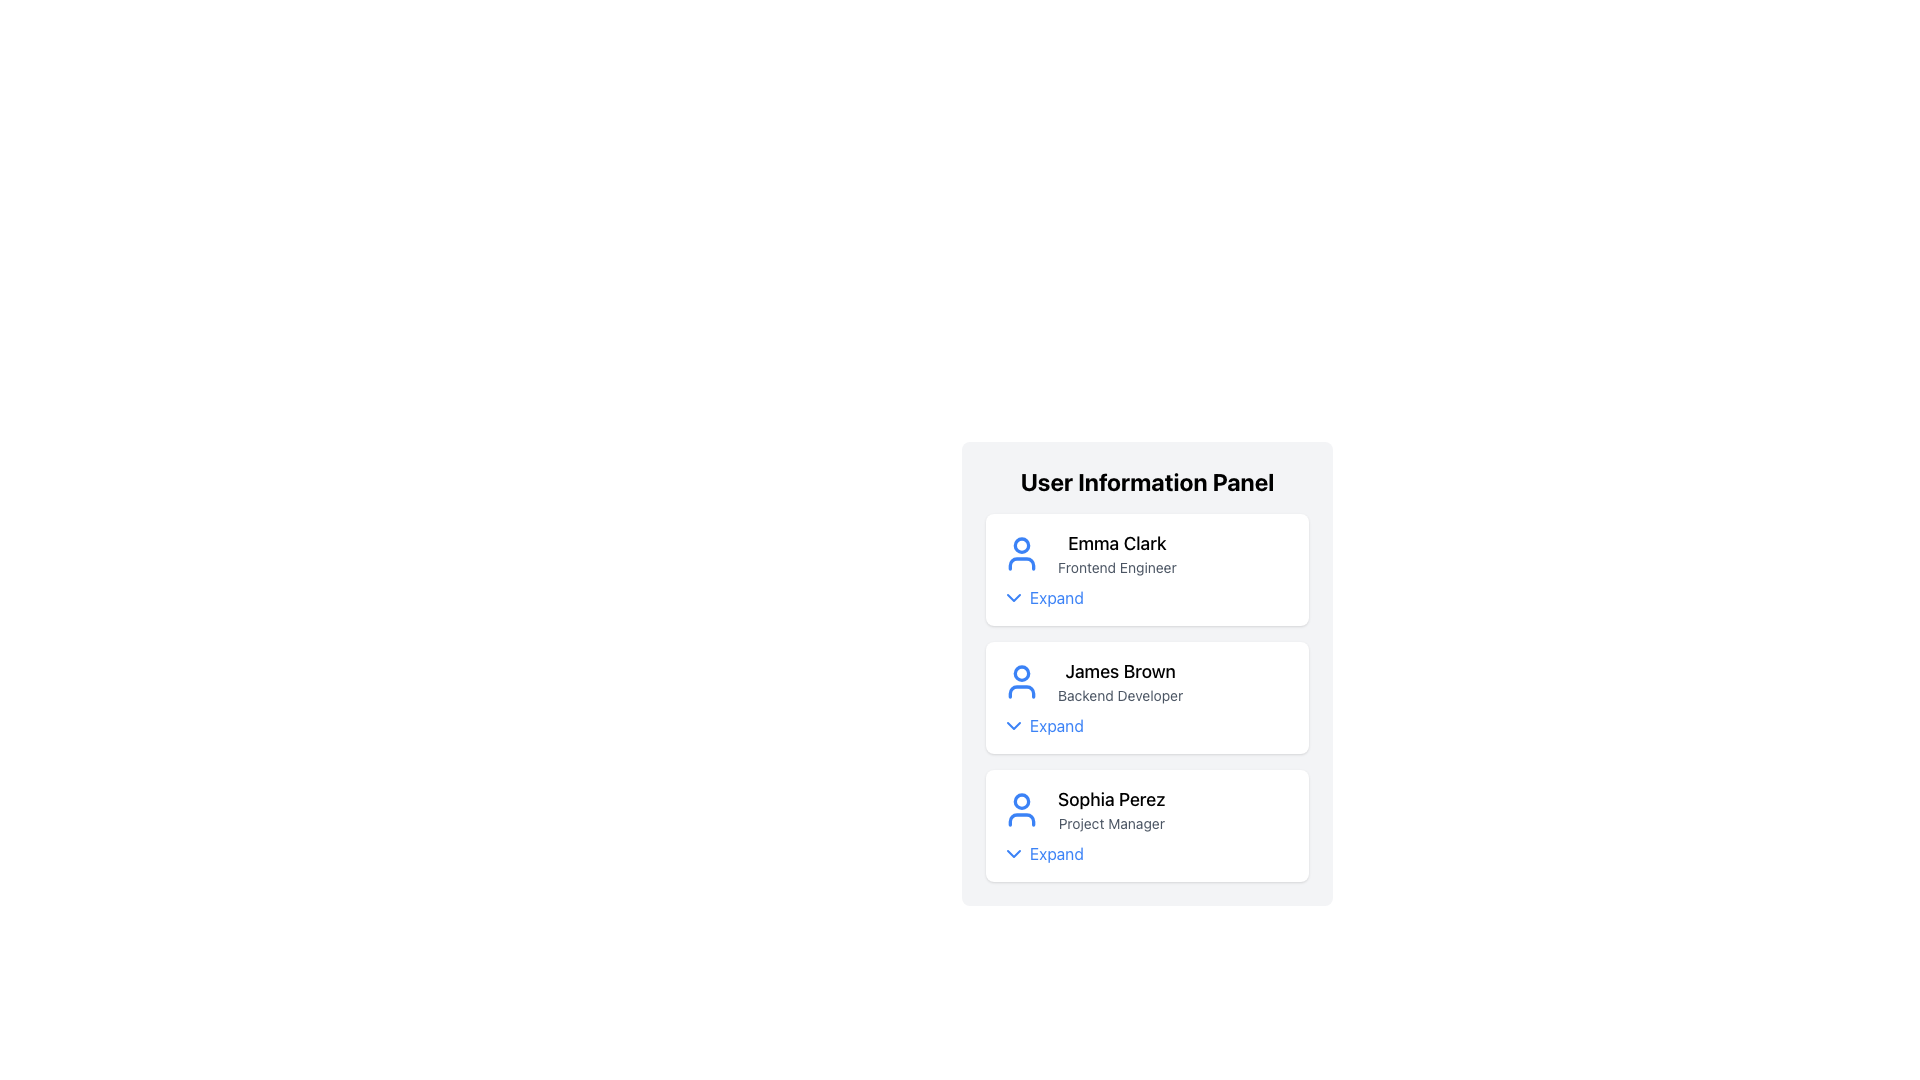 The width and height of the screenshot is (1920, 1080). I want to click on the text label indicating the role or position of the user 'Sophia Perez' within the user information card, located beneath the title 'Sophia Perez' and above the 'Expand' option, so click(1110, 824).